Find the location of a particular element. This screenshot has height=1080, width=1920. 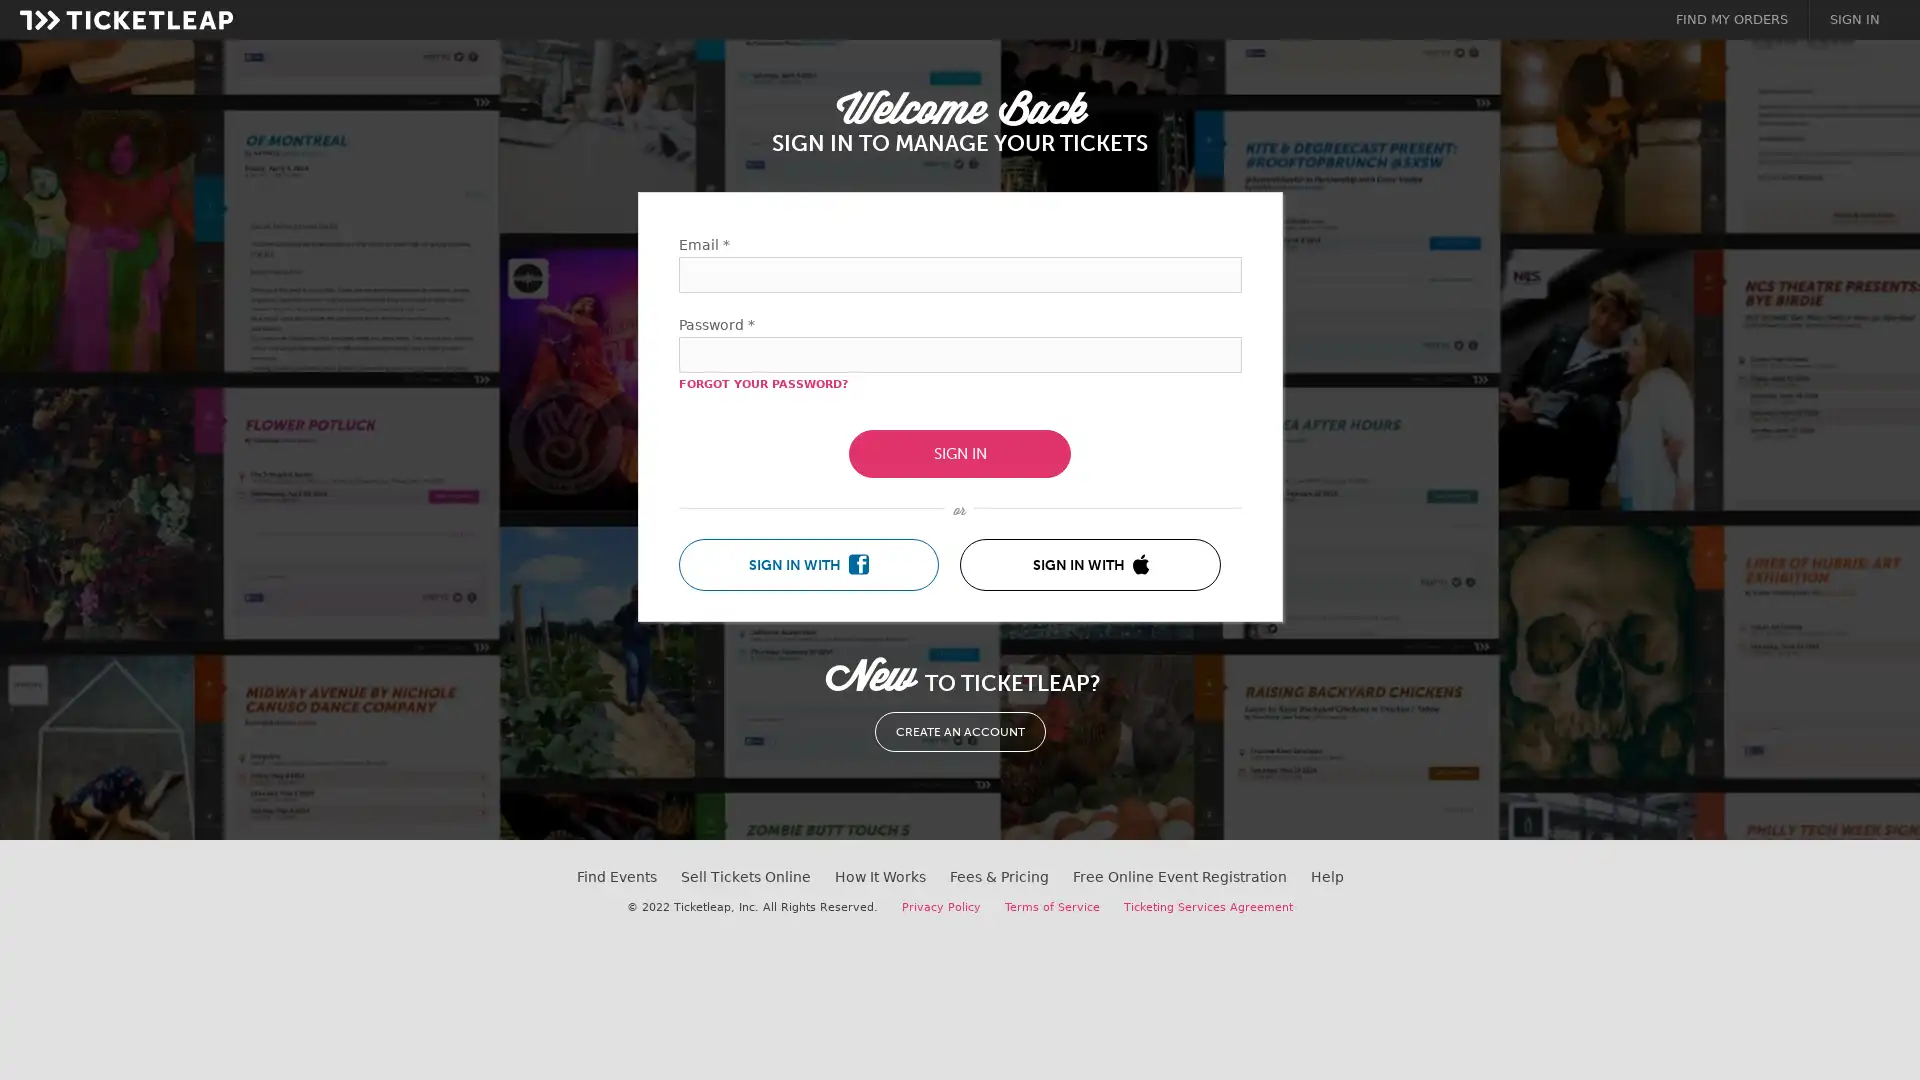

SIGN IN is located at coordinates (960, 454).